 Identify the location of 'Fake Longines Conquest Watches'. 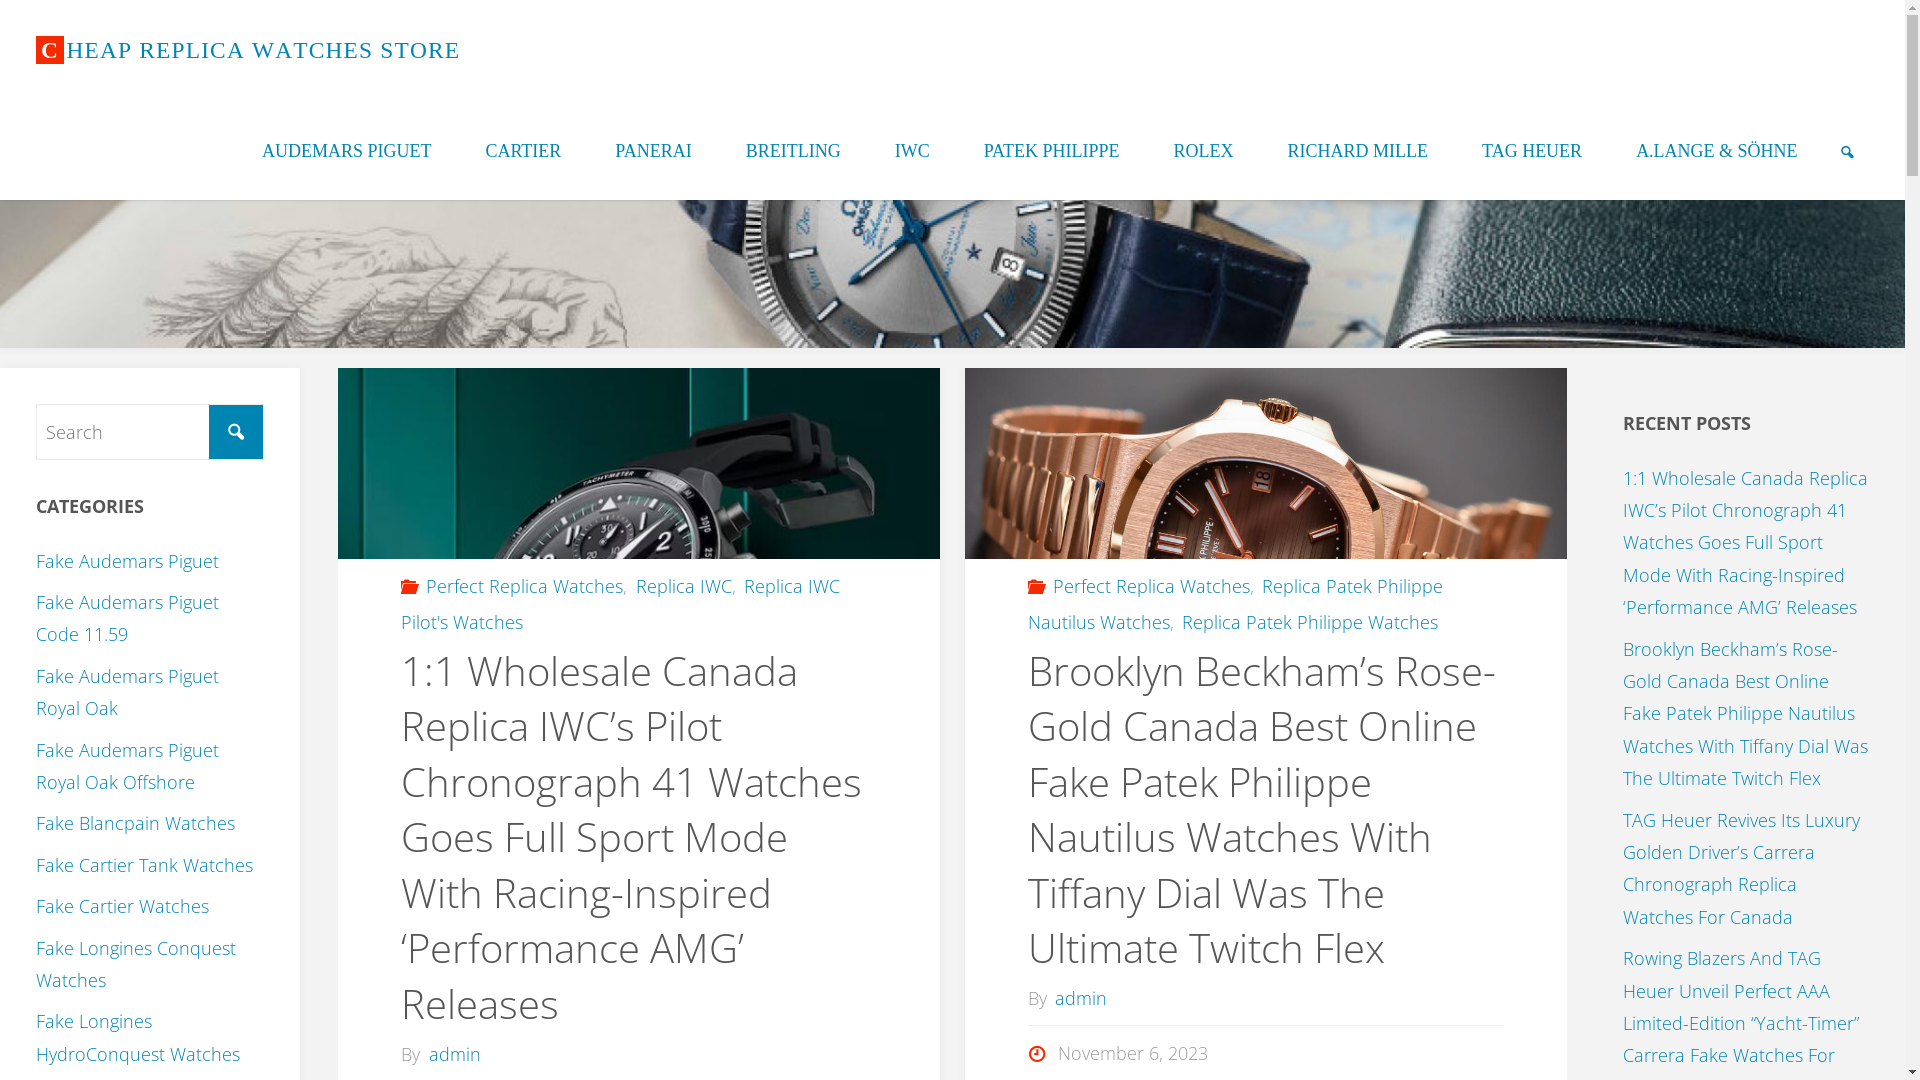
(134, 963).